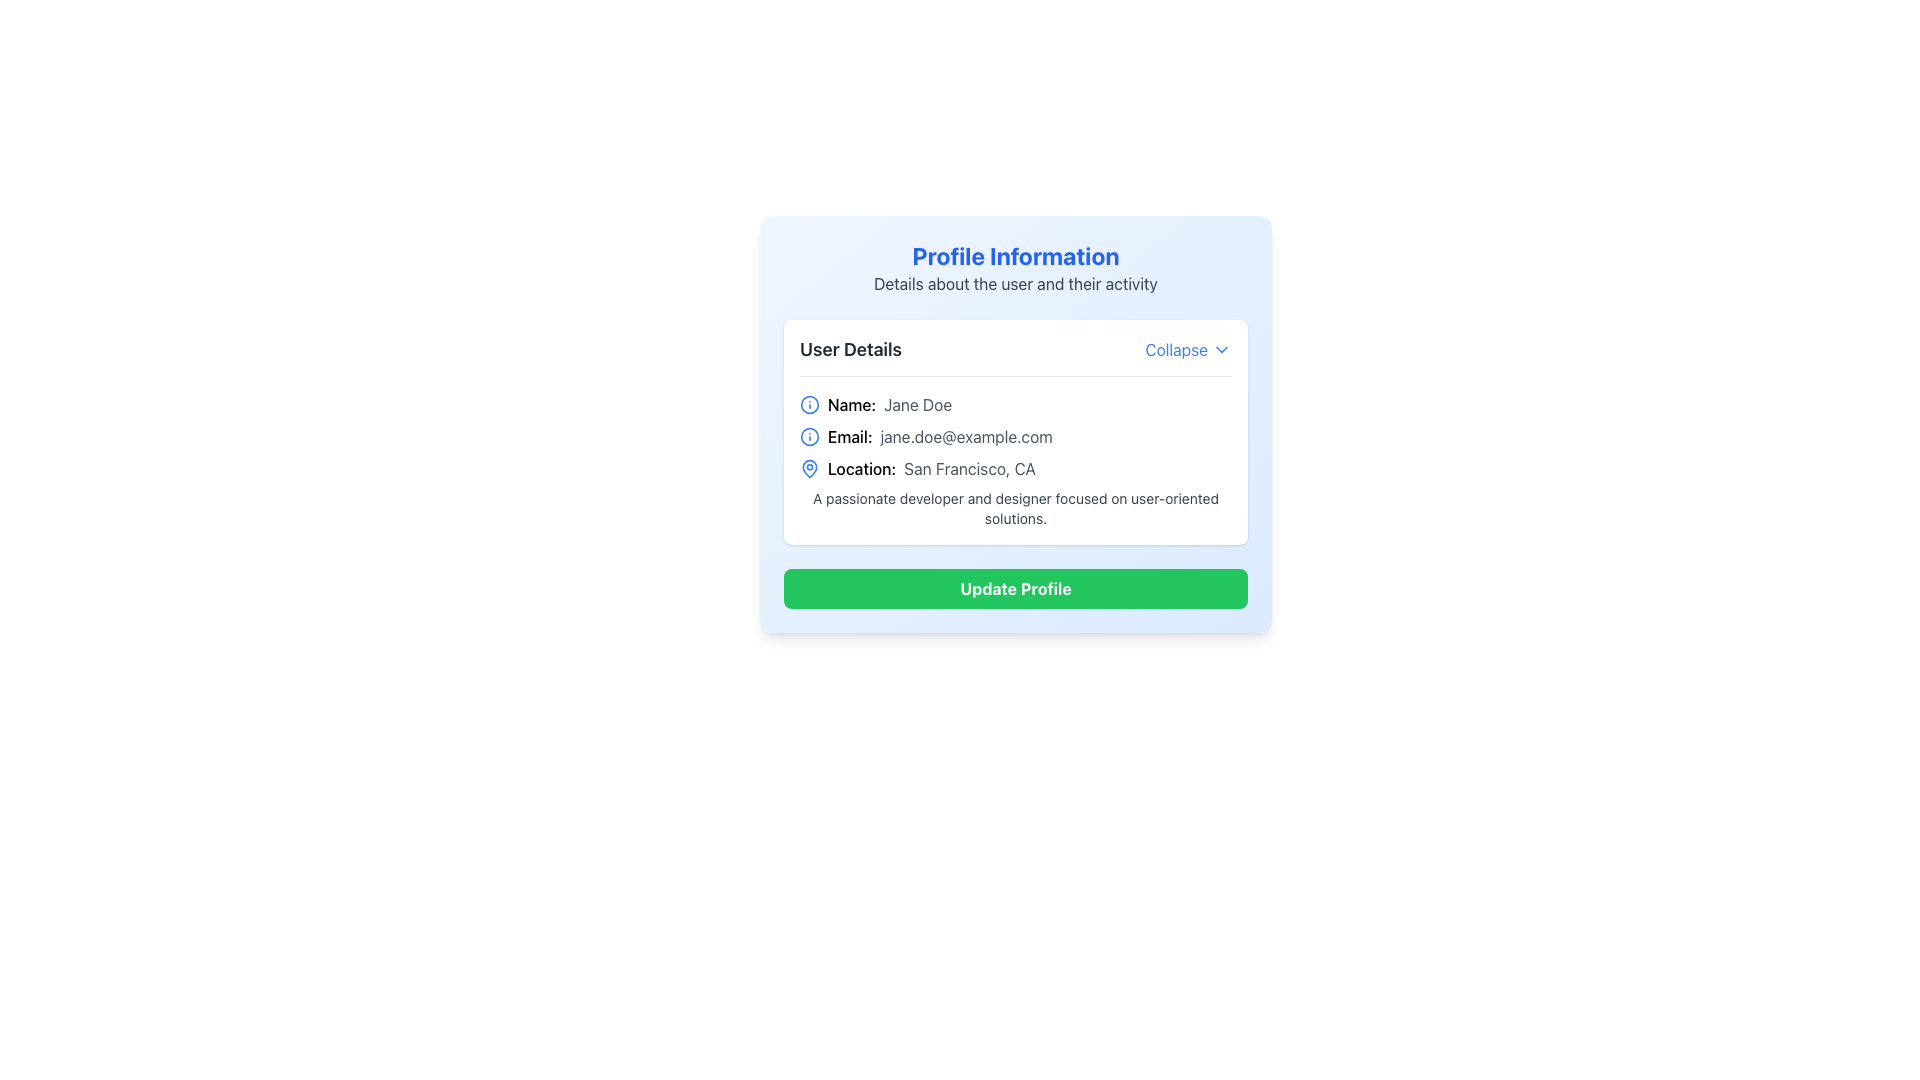 Image resolution: width=1920 pixels, height=1080 pixels. I want to click on the 'Location: San Francisco, CA' text label with icon, which is the third element in the User Details section of the Profile Information card, so click(1016, 469).